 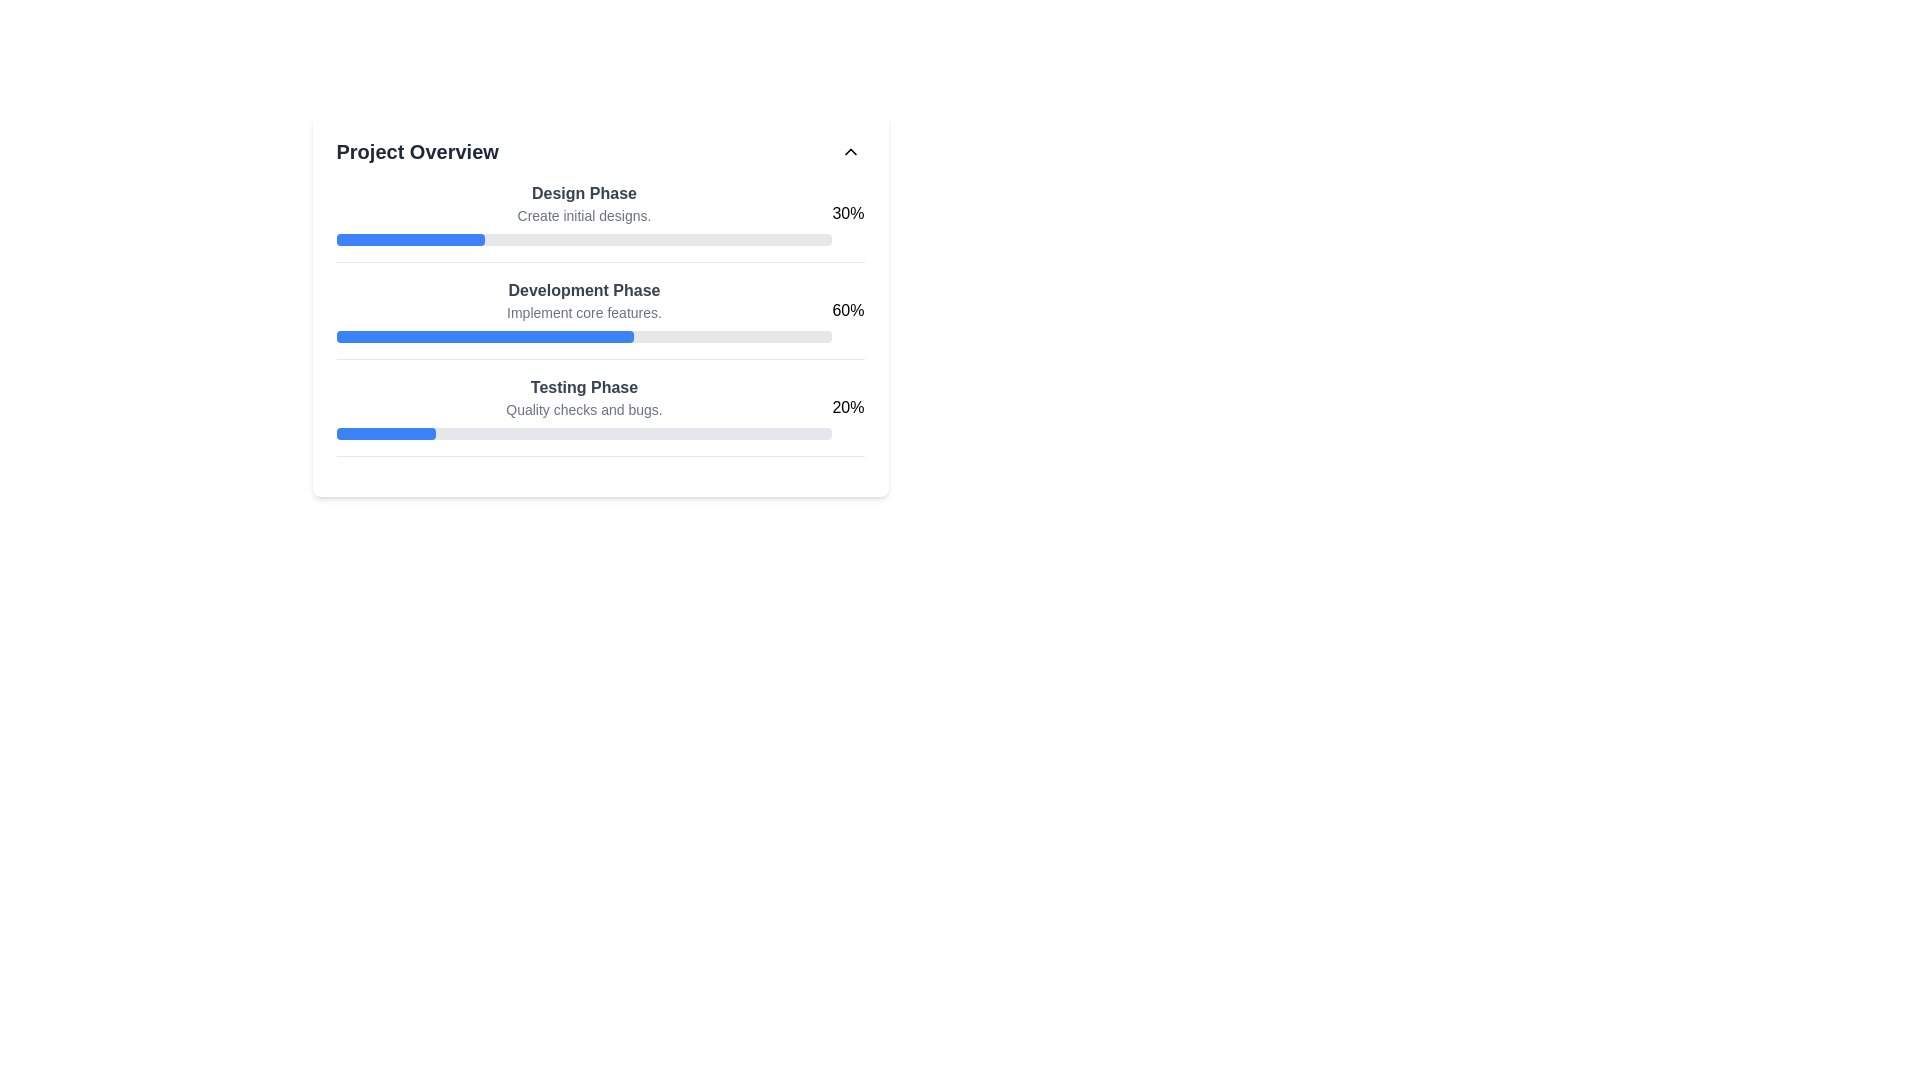 What do you see at coordinates (583, 290) in the screenshot?
I see `the Text Label that indicates the phase of the project, located in the second row under 'Project Overview', above the text 'Implement core features.' and aligned with a blue progress bar showing '60%'` at bounding box center [583, 290].